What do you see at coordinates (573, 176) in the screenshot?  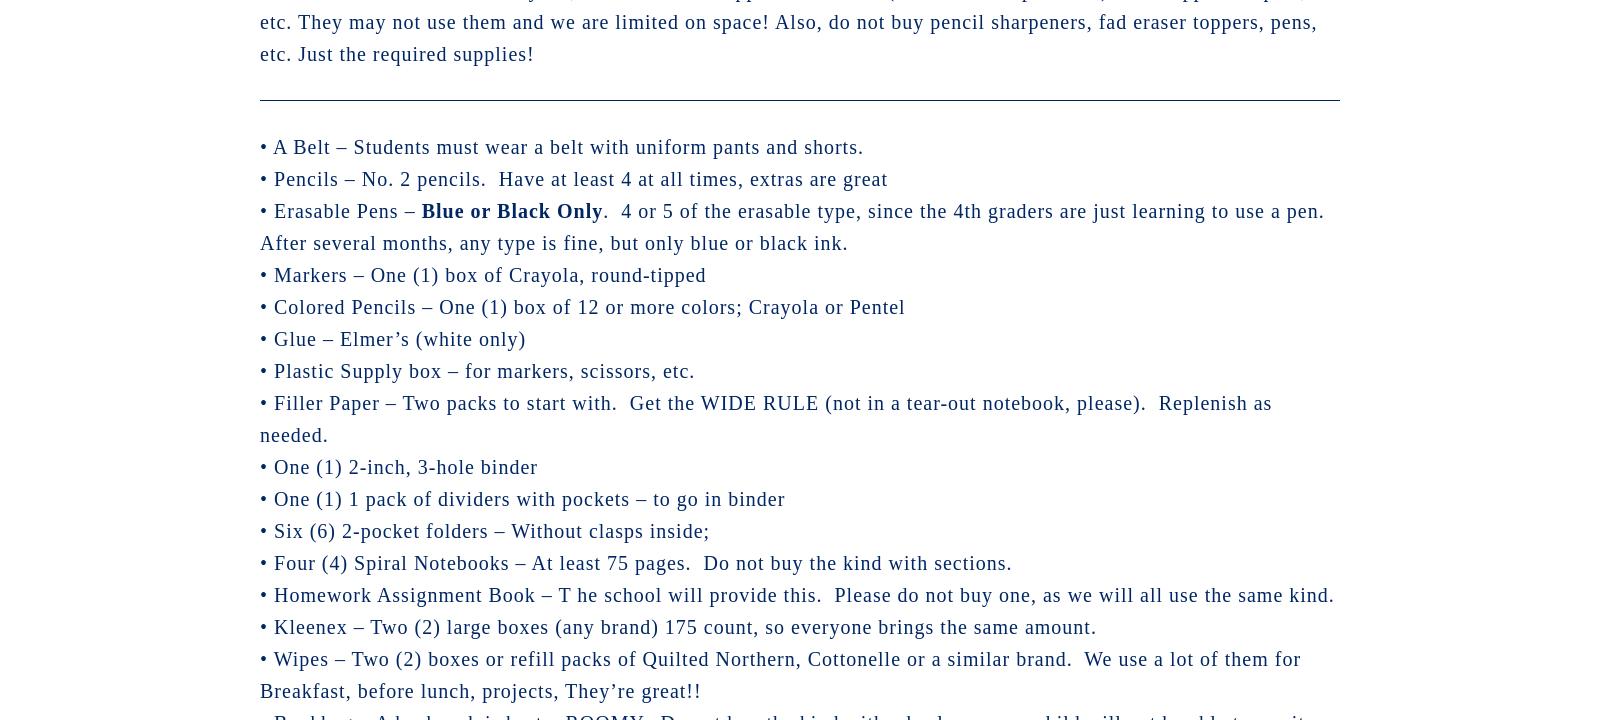 I see `'• Pencils – No. 2 pencils.  Have at least 4 at all times, extras are great'` at bounding box center [573, 176].